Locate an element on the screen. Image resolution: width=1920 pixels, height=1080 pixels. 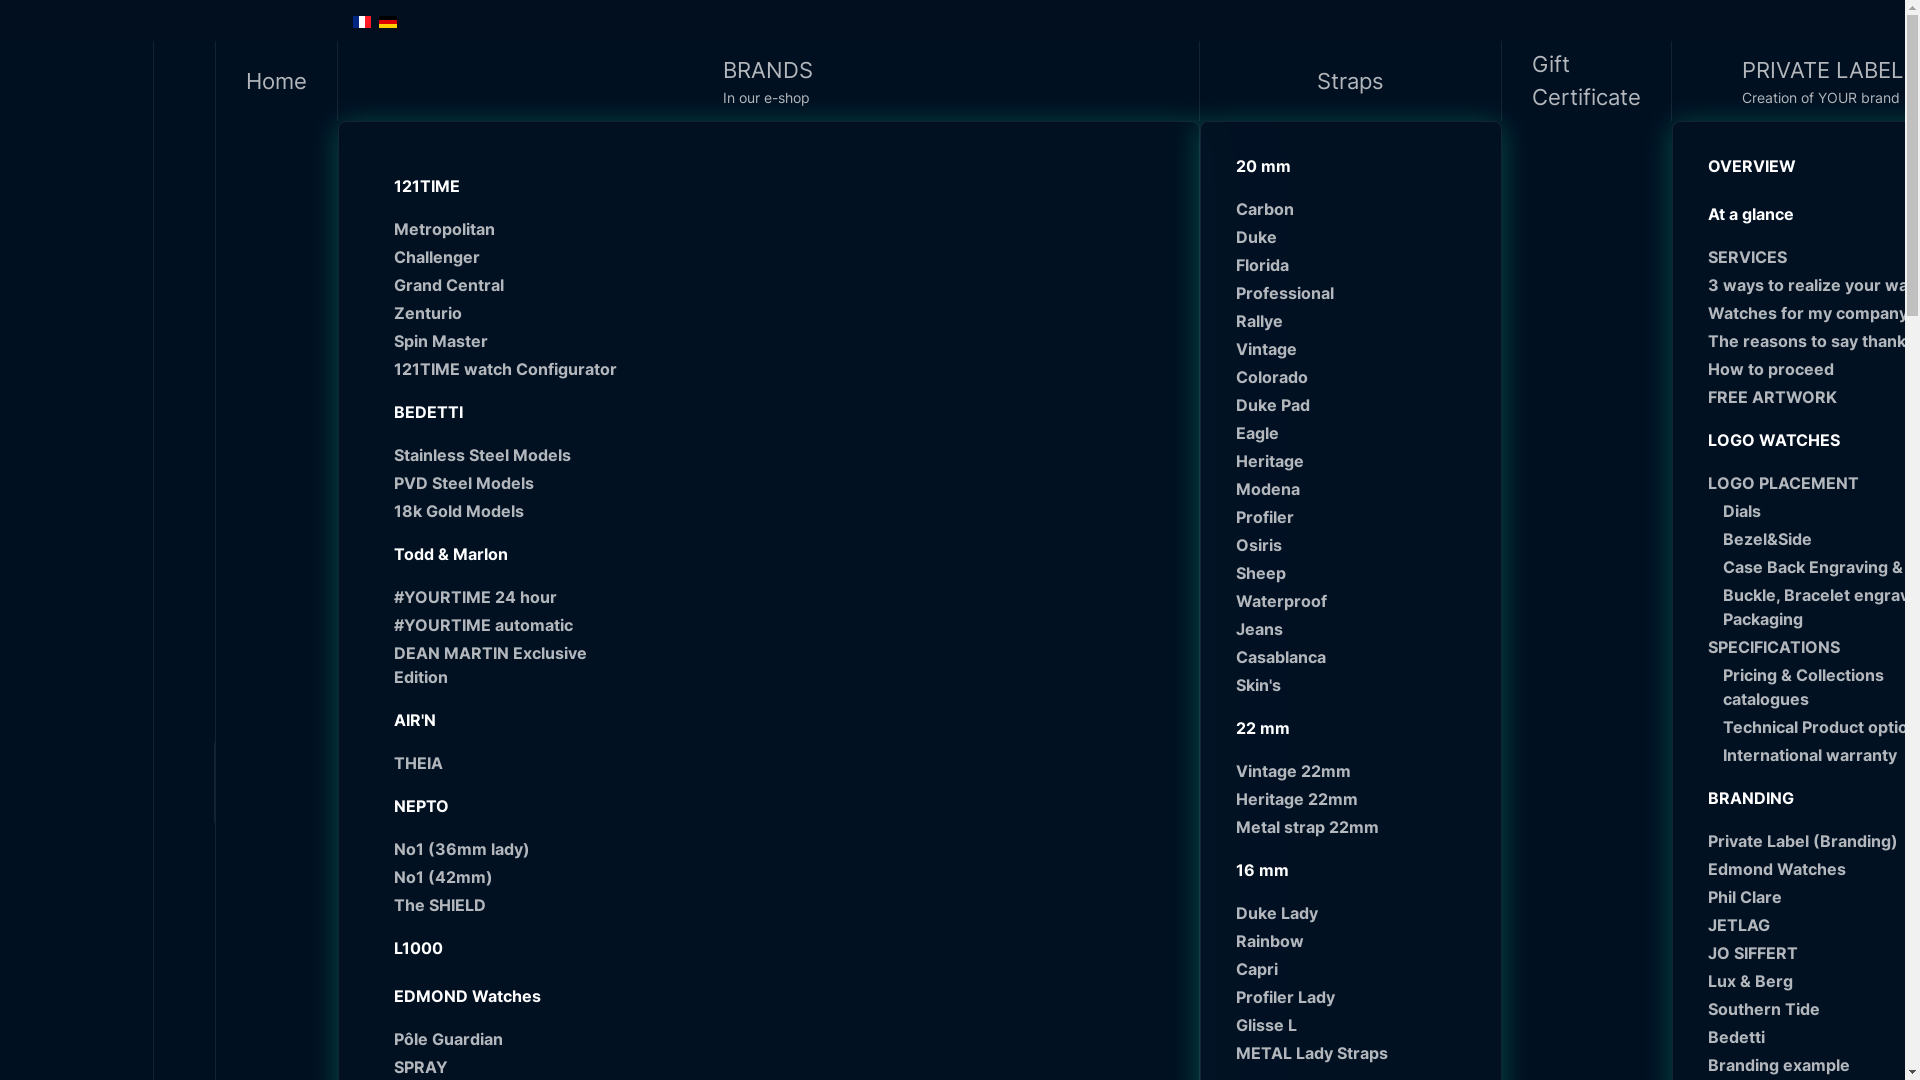
'121TIME watch Configurator' is located at coordinates (393, 369).